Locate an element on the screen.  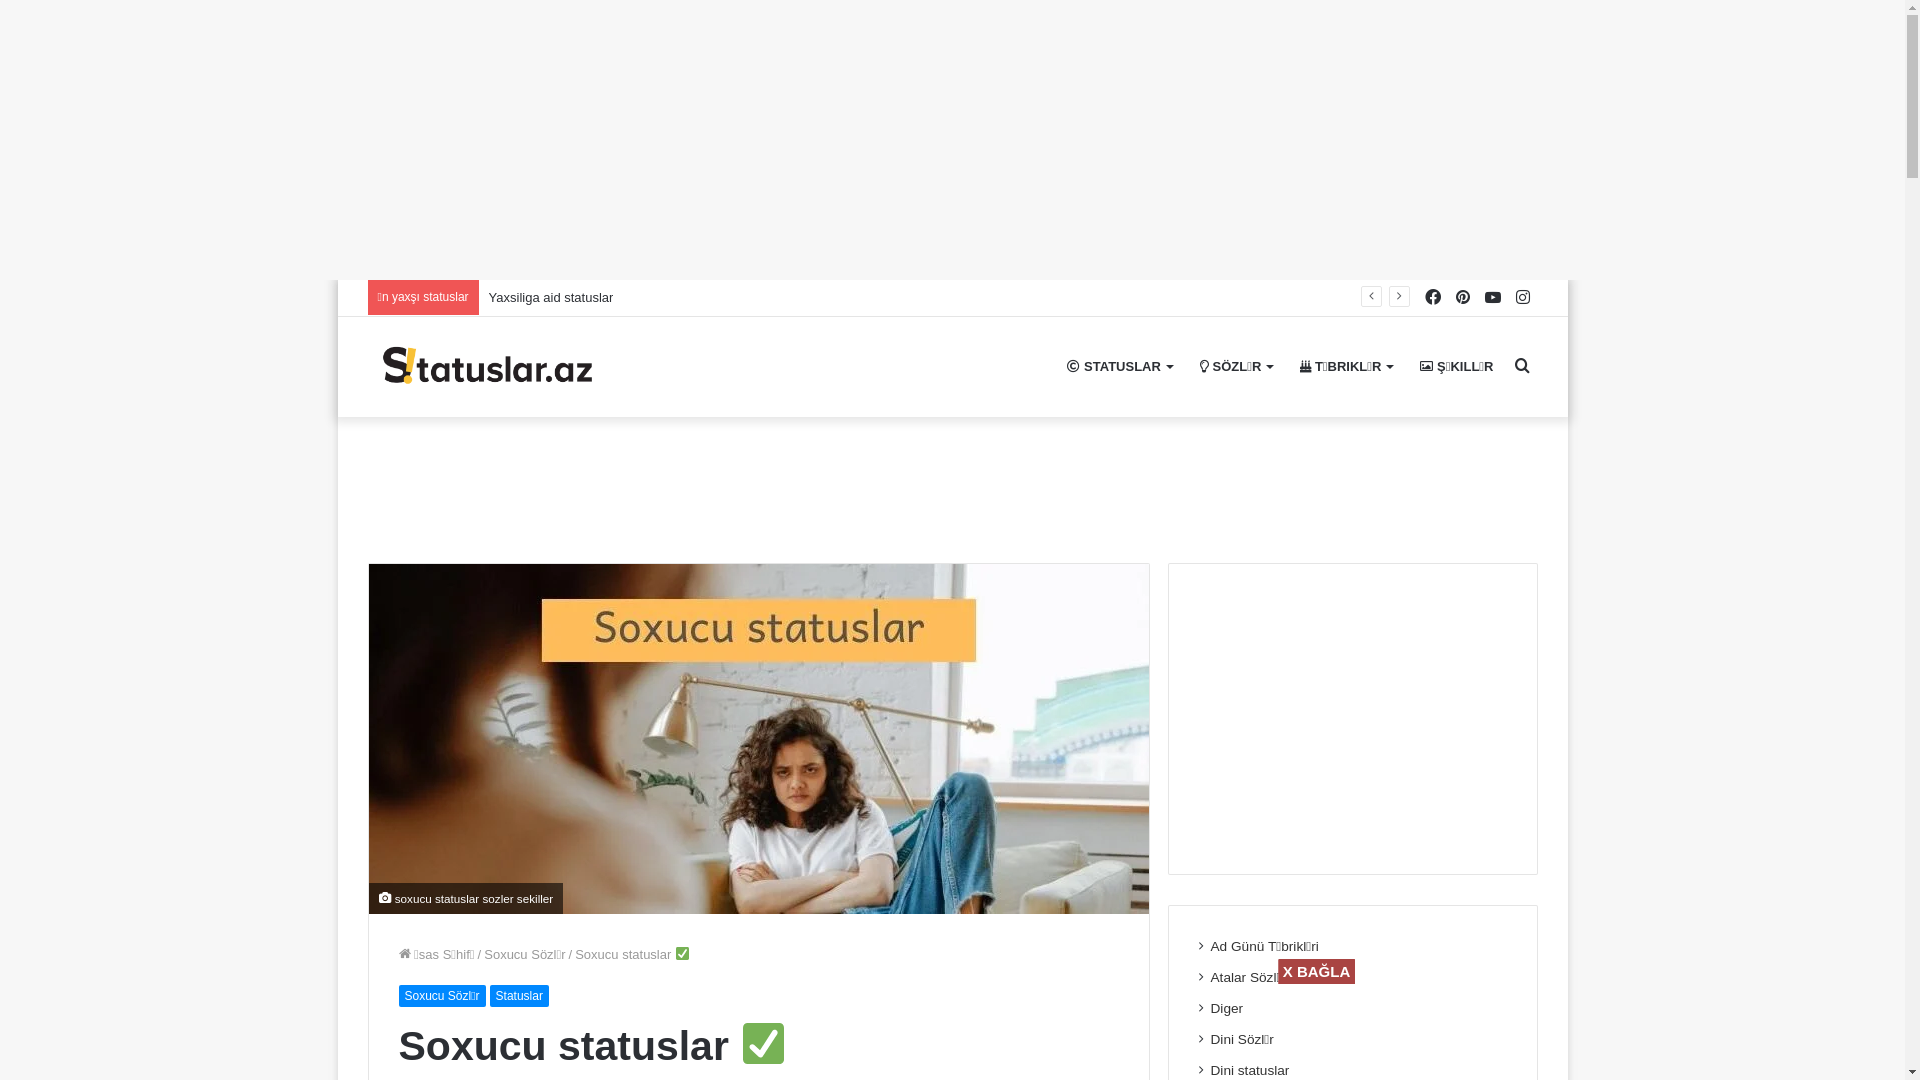
'Axtar..' is located at coordinates (1521, 366).